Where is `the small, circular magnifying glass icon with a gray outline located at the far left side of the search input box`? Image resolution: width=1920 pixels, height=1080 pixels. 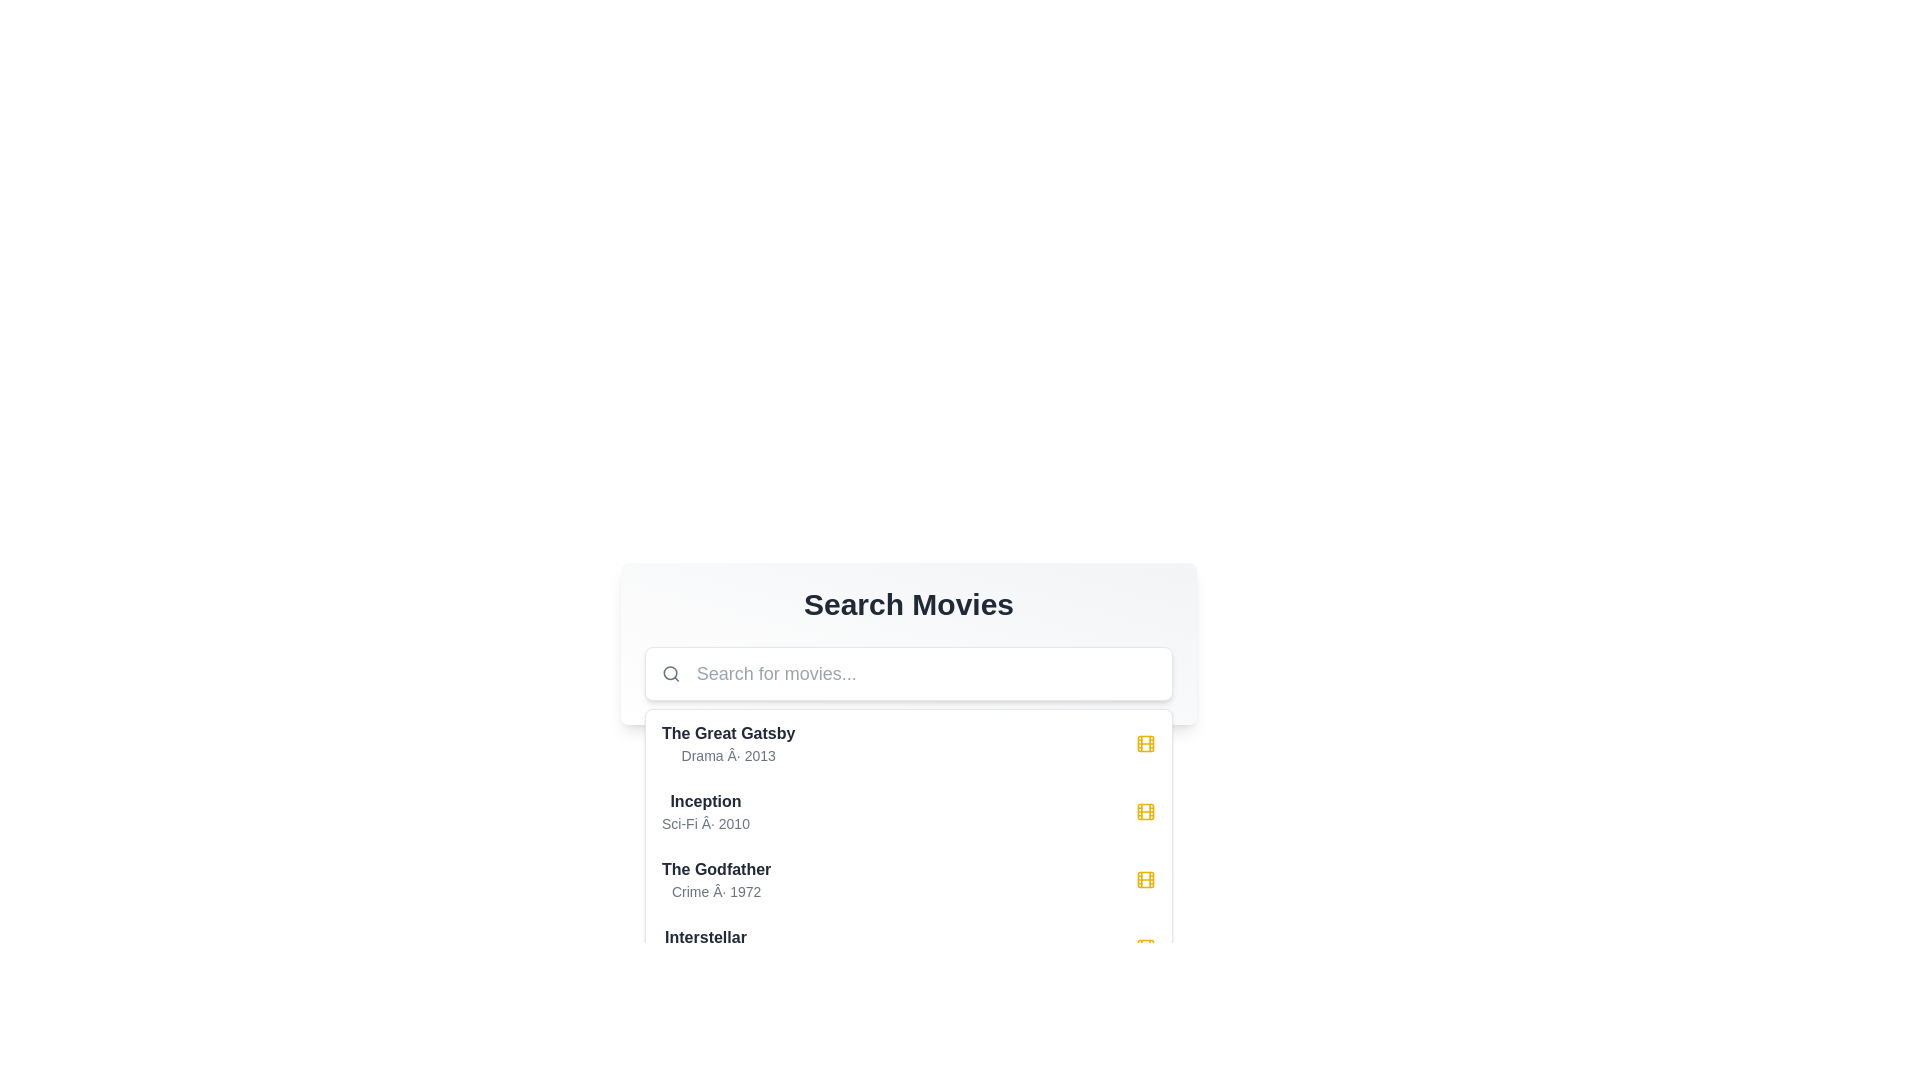
the small, circular magnifying glass icon with a gray outline located at the far left side of the search input box is located at coordinates (671, 674).